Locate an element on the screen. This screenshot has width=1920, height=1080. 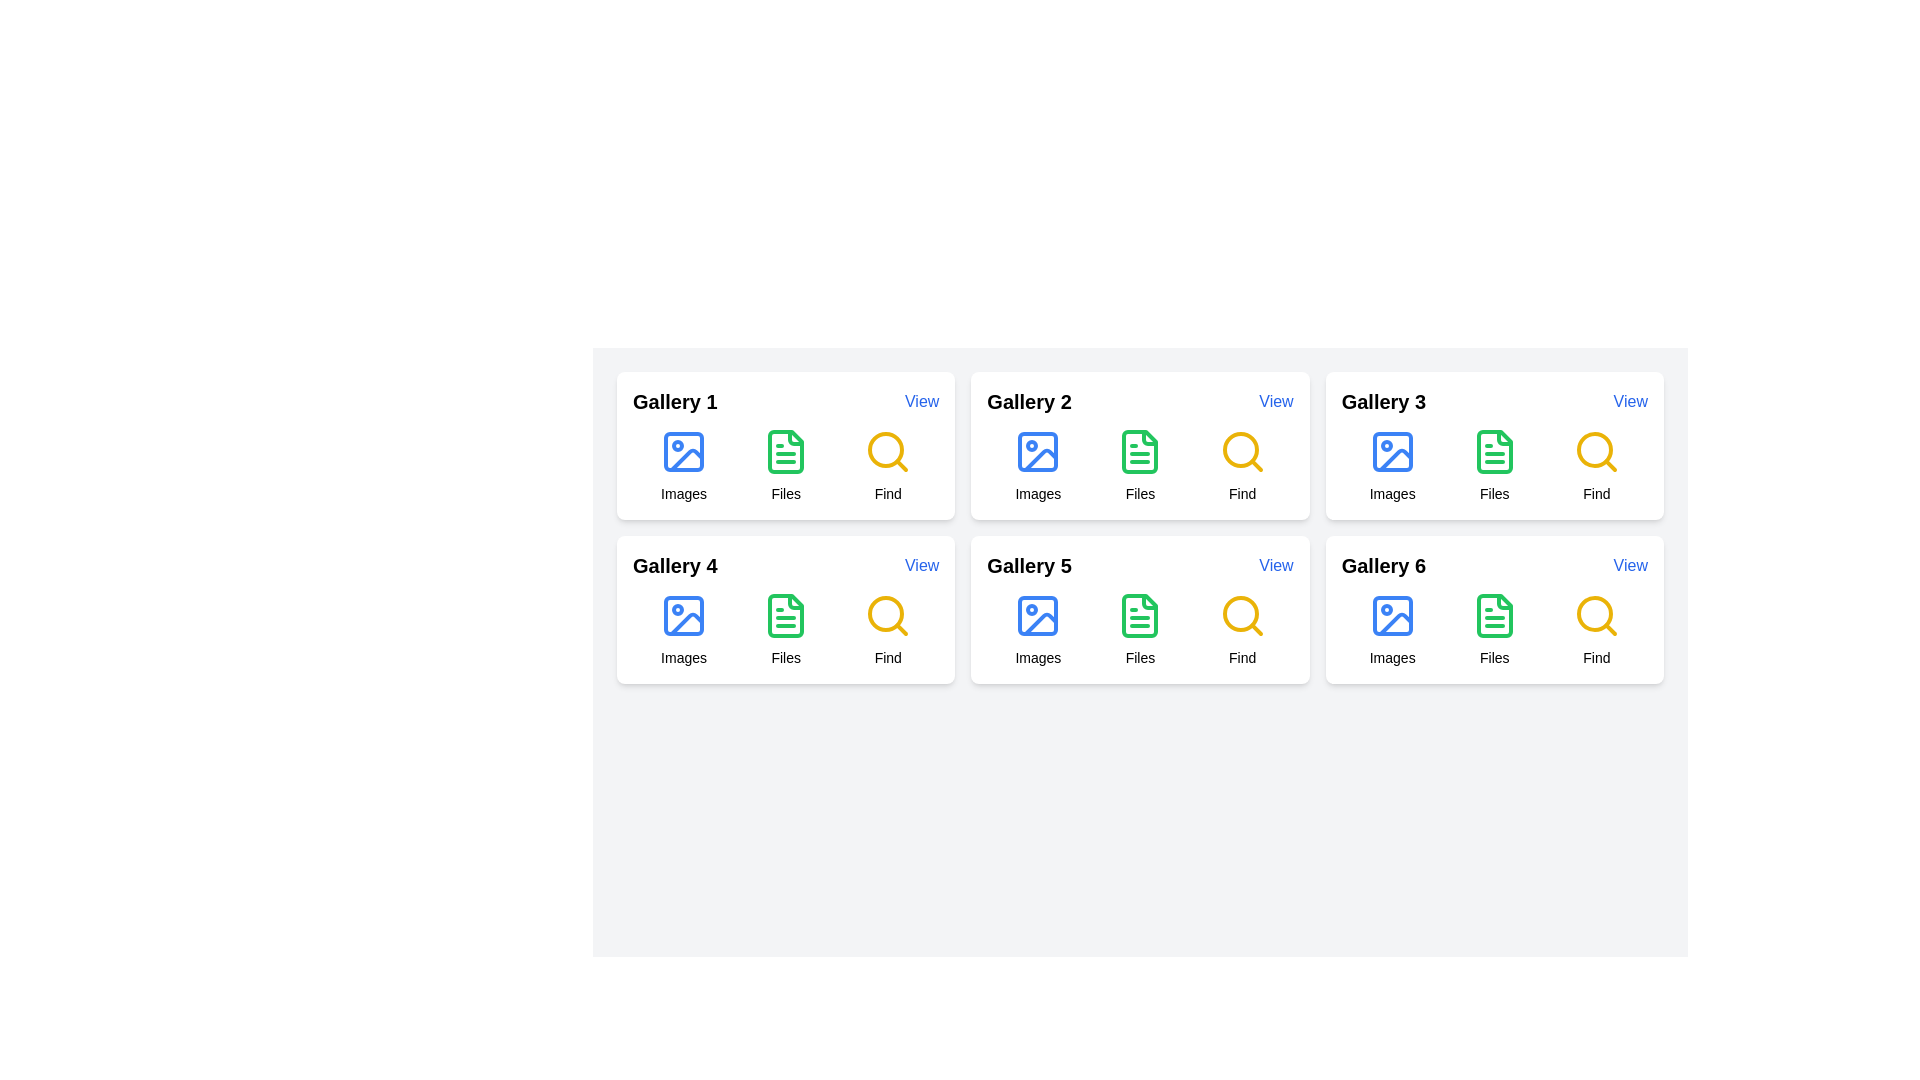
the file icon with descriptive text located is located at coordinates (1140, 628).